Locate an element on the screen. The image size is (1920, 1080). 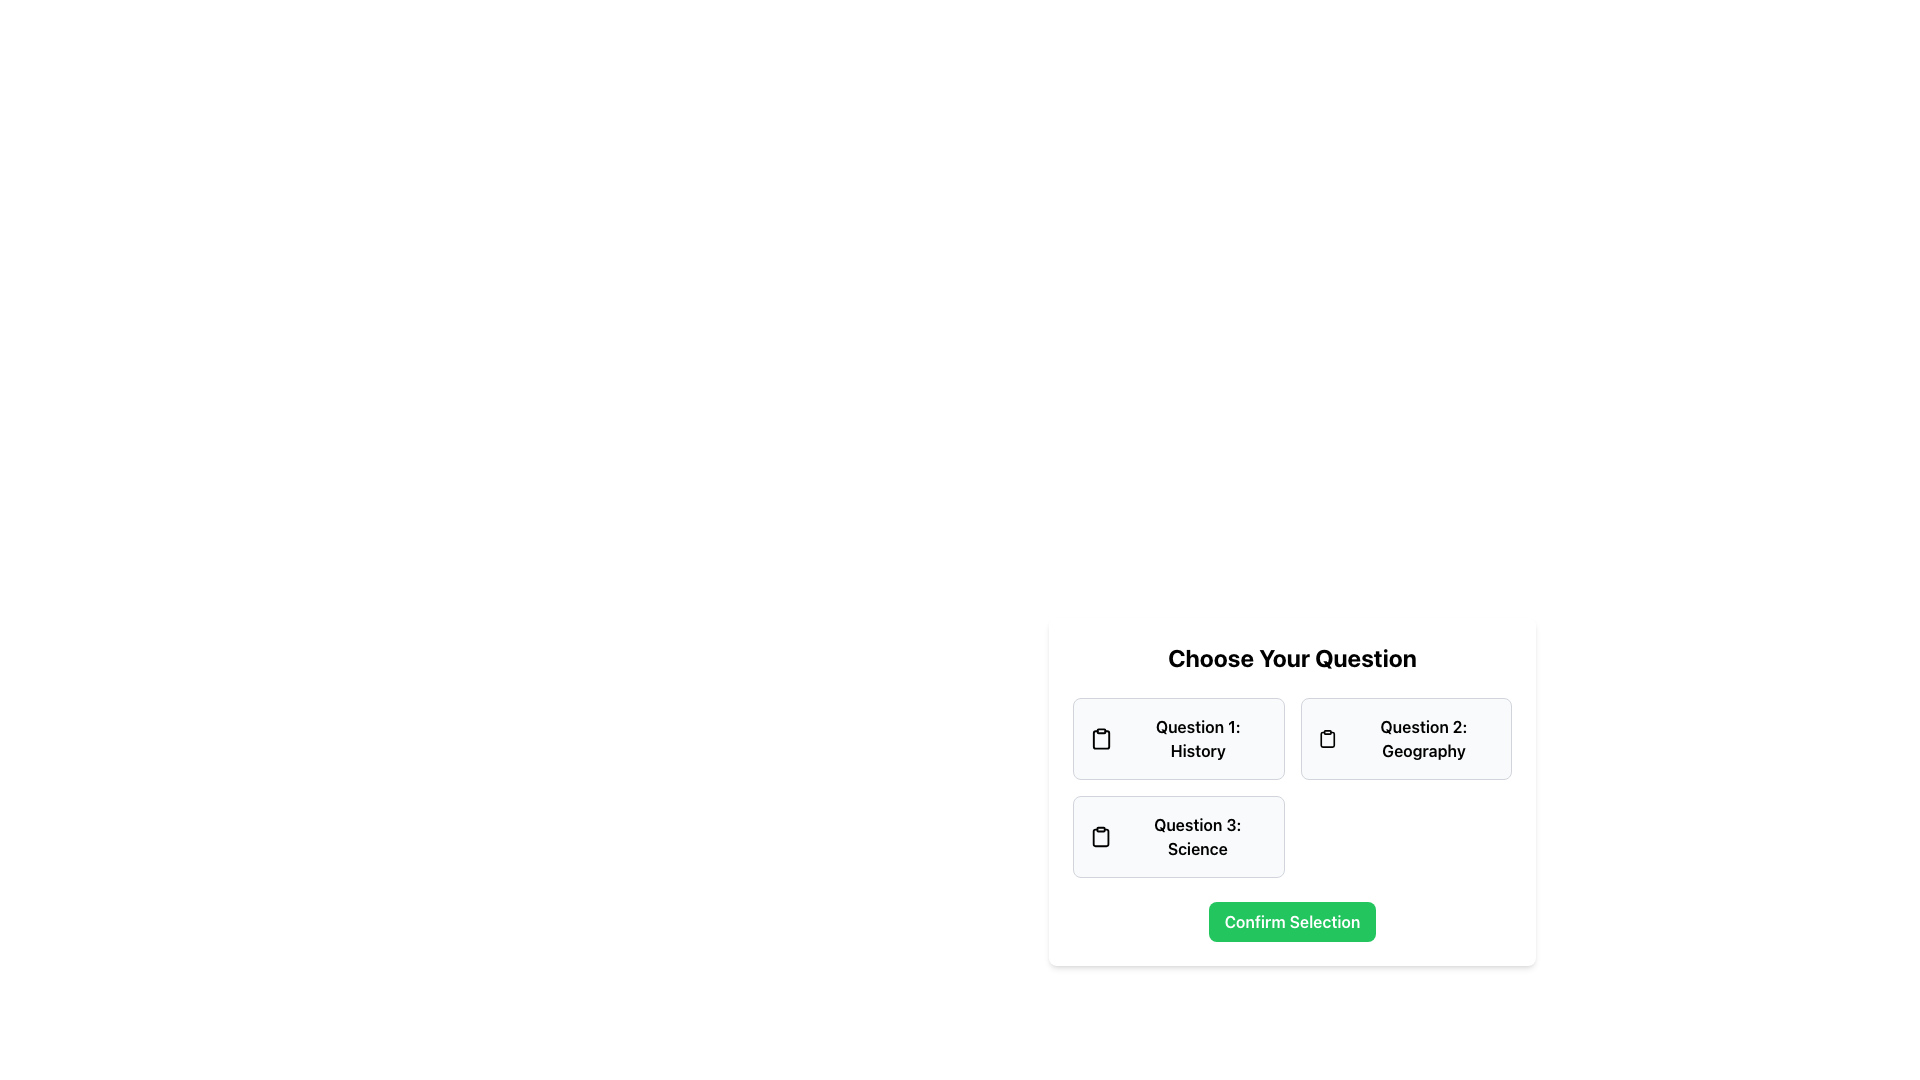
the 'Question 3: Science' button in the selector dialog with a white background and rounded corners, located beneath the title 'Choose Your Question' is located at coordinates (1292, 790).